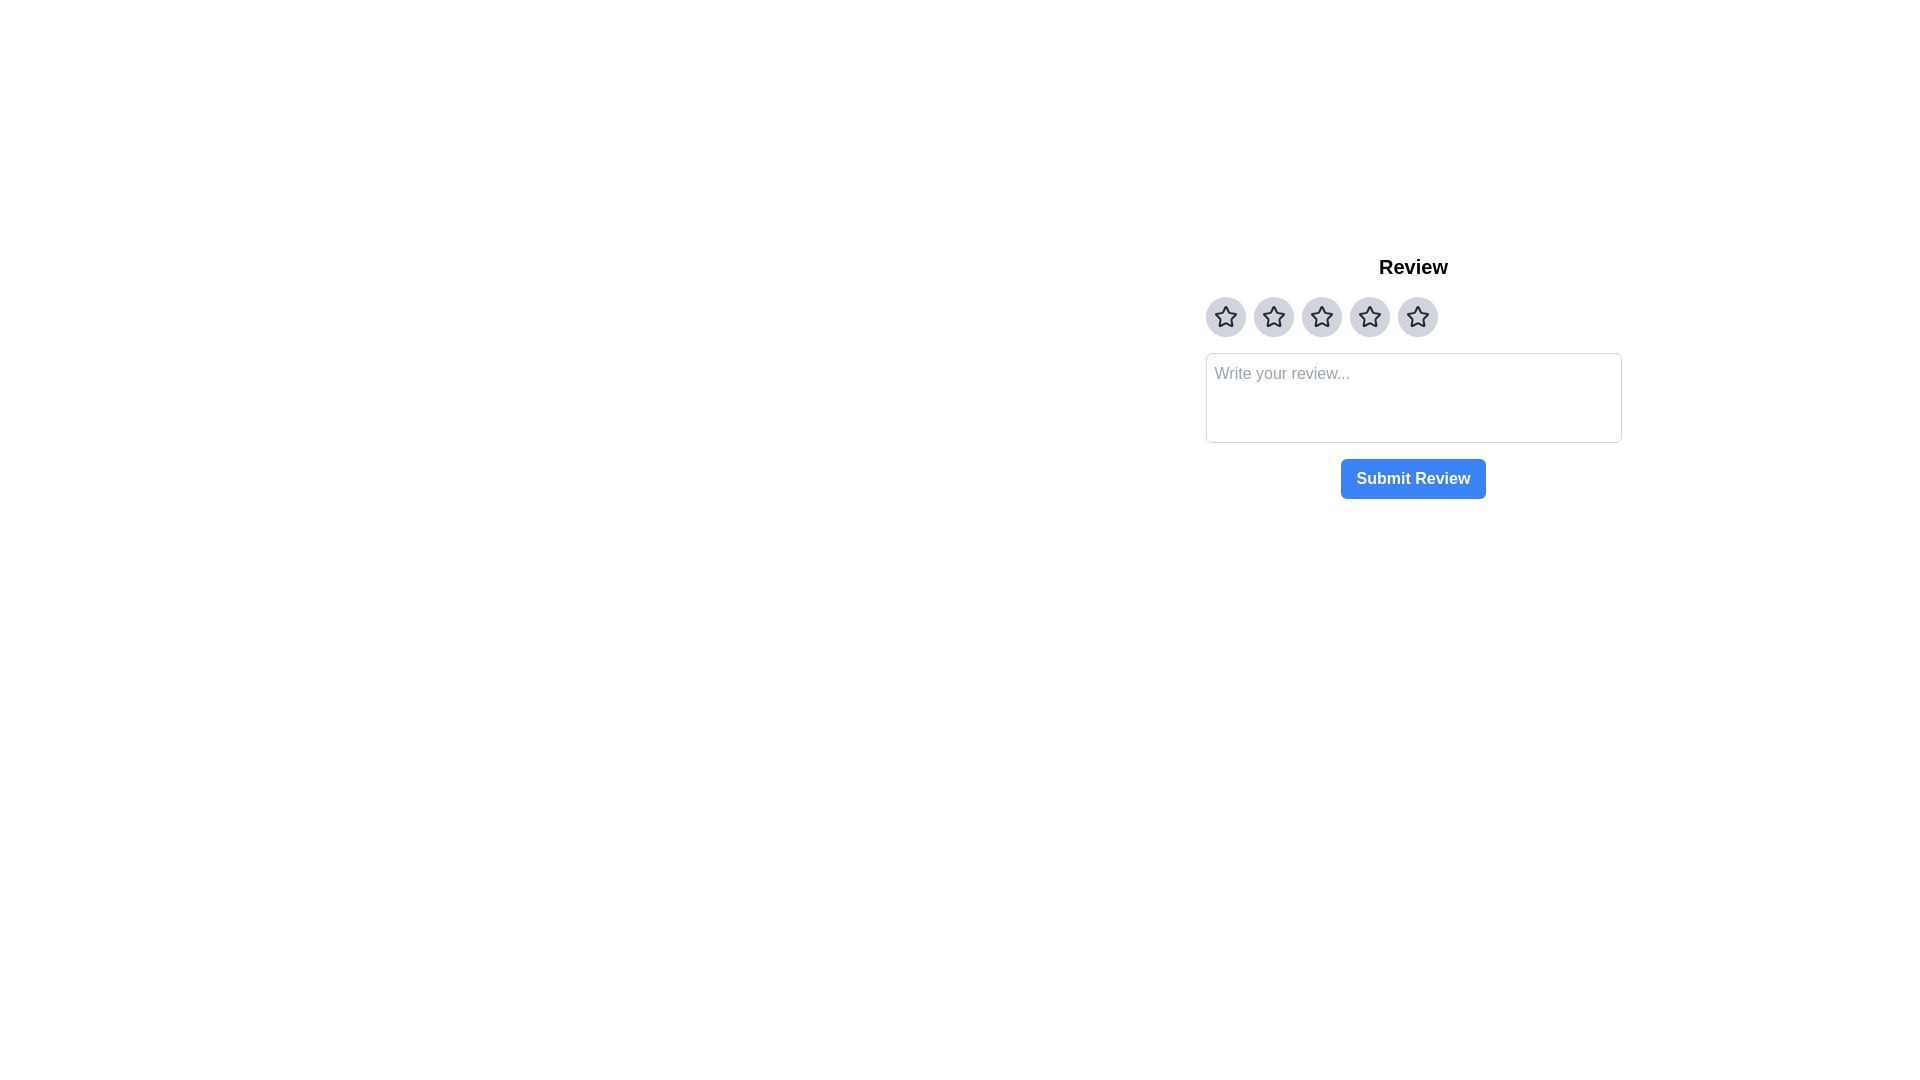  Describe the element at coordinates (1416, 315) in the screenshot. I see `the first star icon in the rating system` at that location.